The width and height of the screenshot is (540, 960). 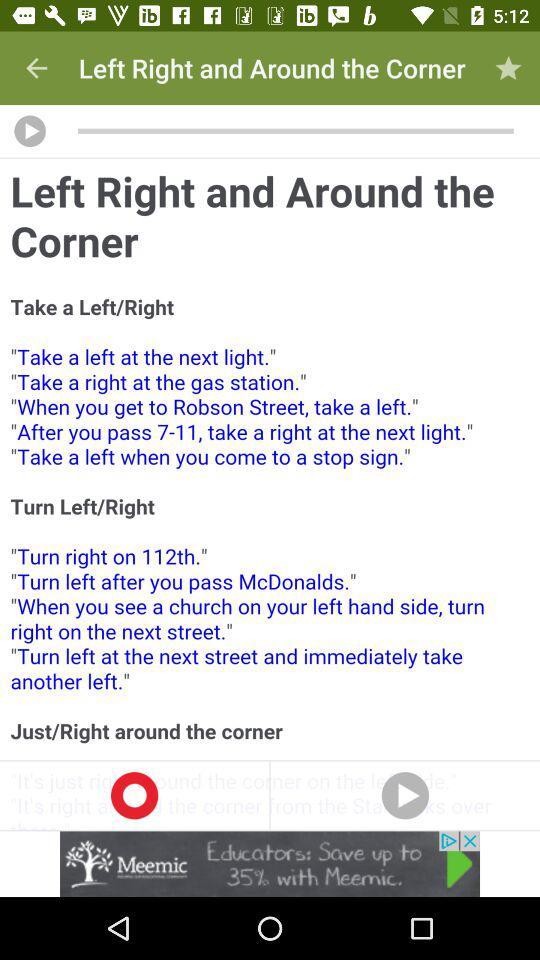 I want to click on the play icon, so click(x=29, y=130).